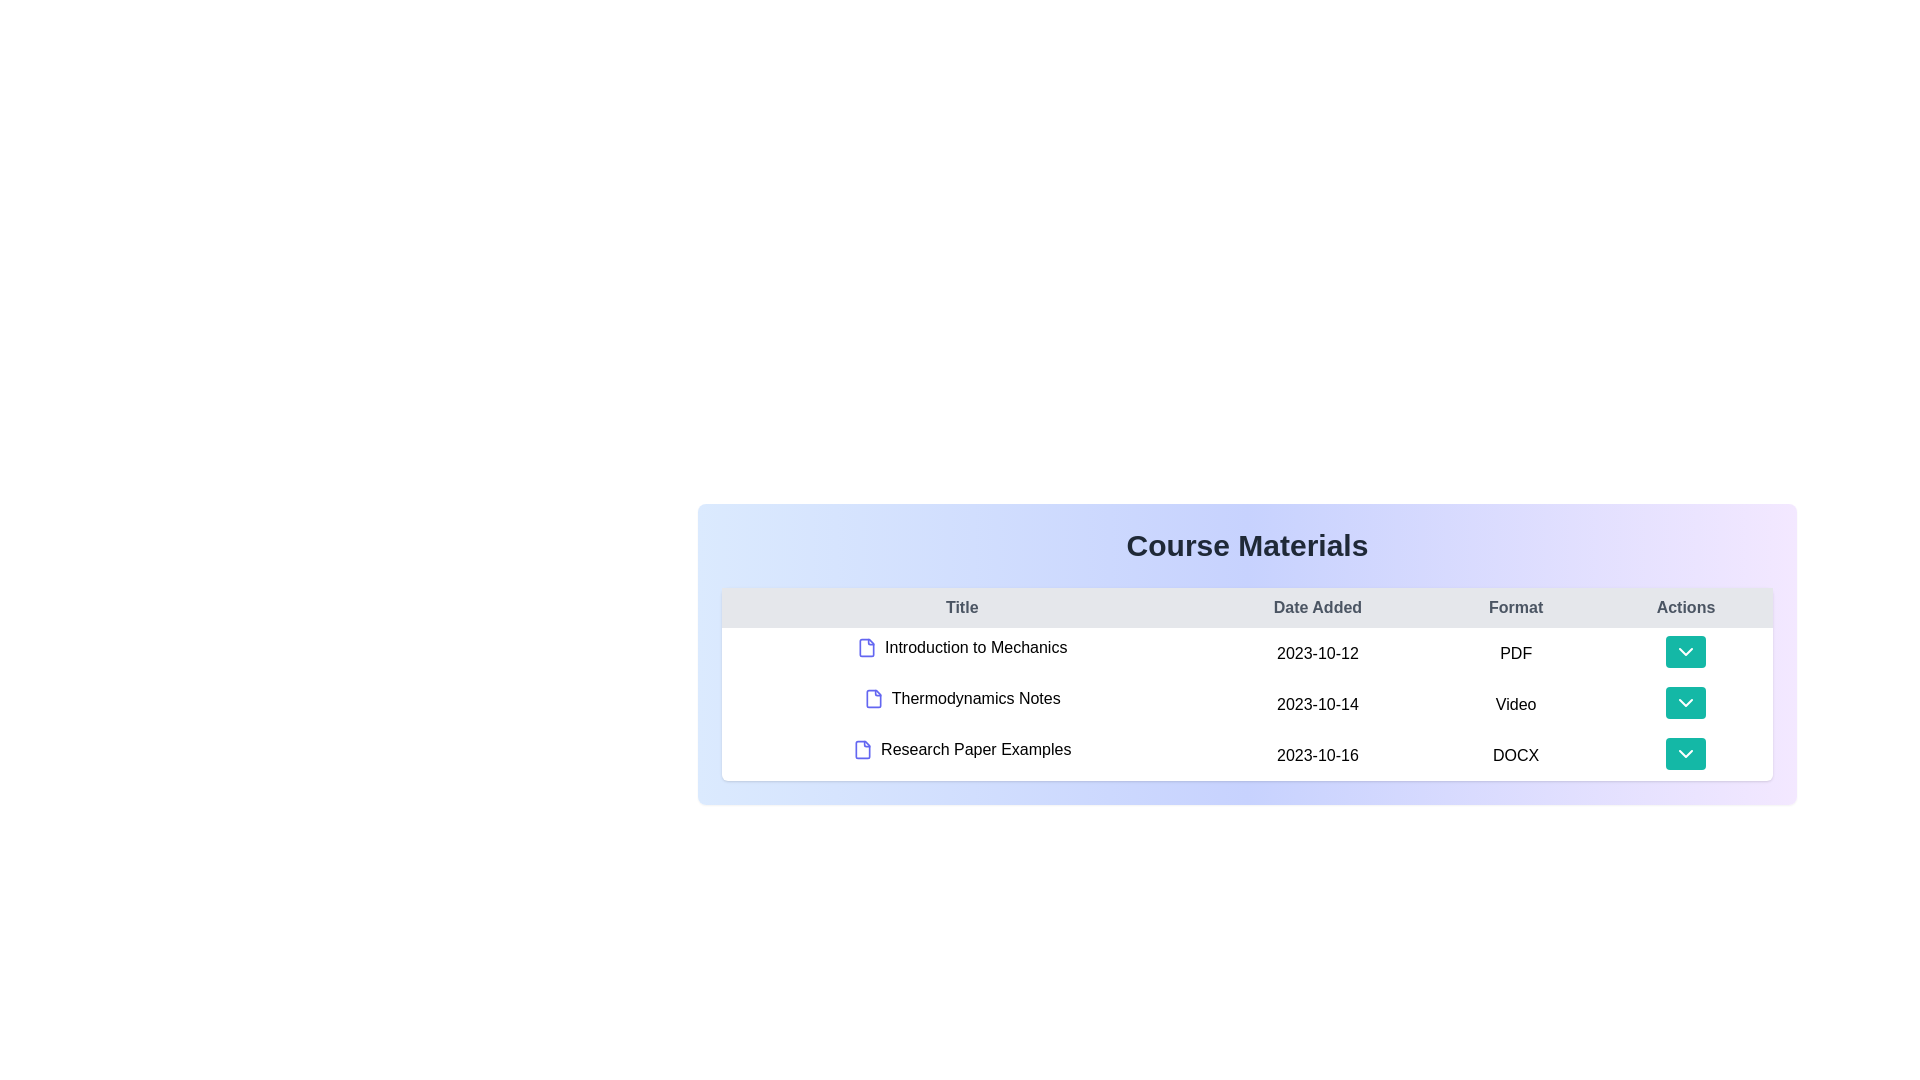 This screenshot has width=1920, height=1080. Describe the element at coordinates (1516, 755) in the screenshot. I see `text 'DOCX' from the Label located in the 'Format' column of the table under the 'Research Paper Examples' row` at that location.